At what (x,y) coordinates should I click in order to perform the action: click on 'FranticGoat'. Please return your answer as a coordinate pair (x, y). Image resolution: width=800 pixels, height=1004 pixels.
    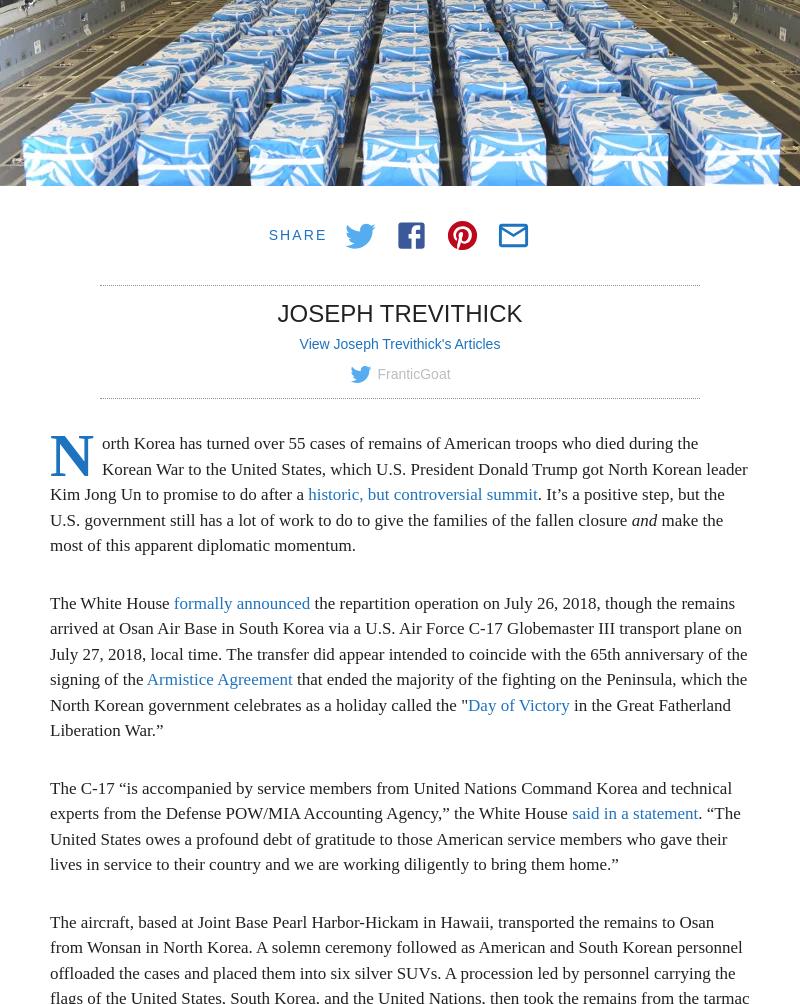
    Looking at the image, I should click on (413, 373).